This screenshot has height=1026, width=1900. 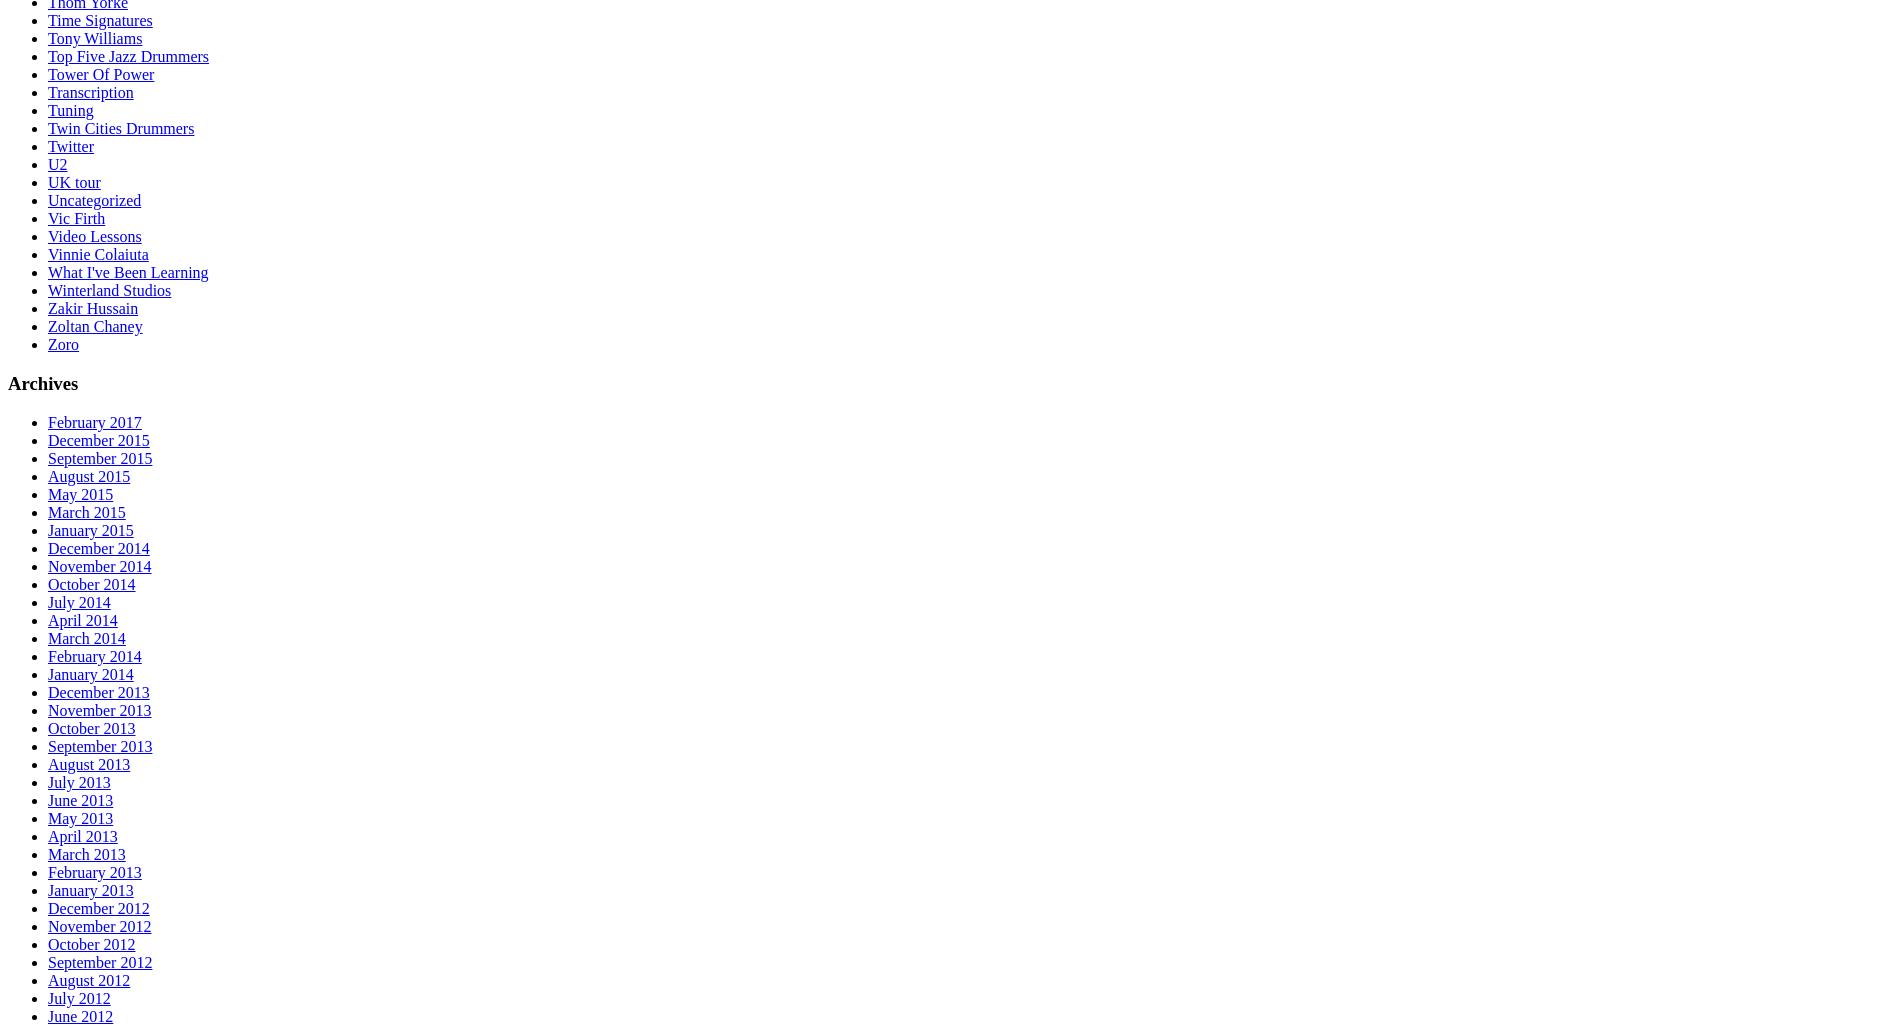 I want to click on 'December 2014', so click(x=98, y=547).